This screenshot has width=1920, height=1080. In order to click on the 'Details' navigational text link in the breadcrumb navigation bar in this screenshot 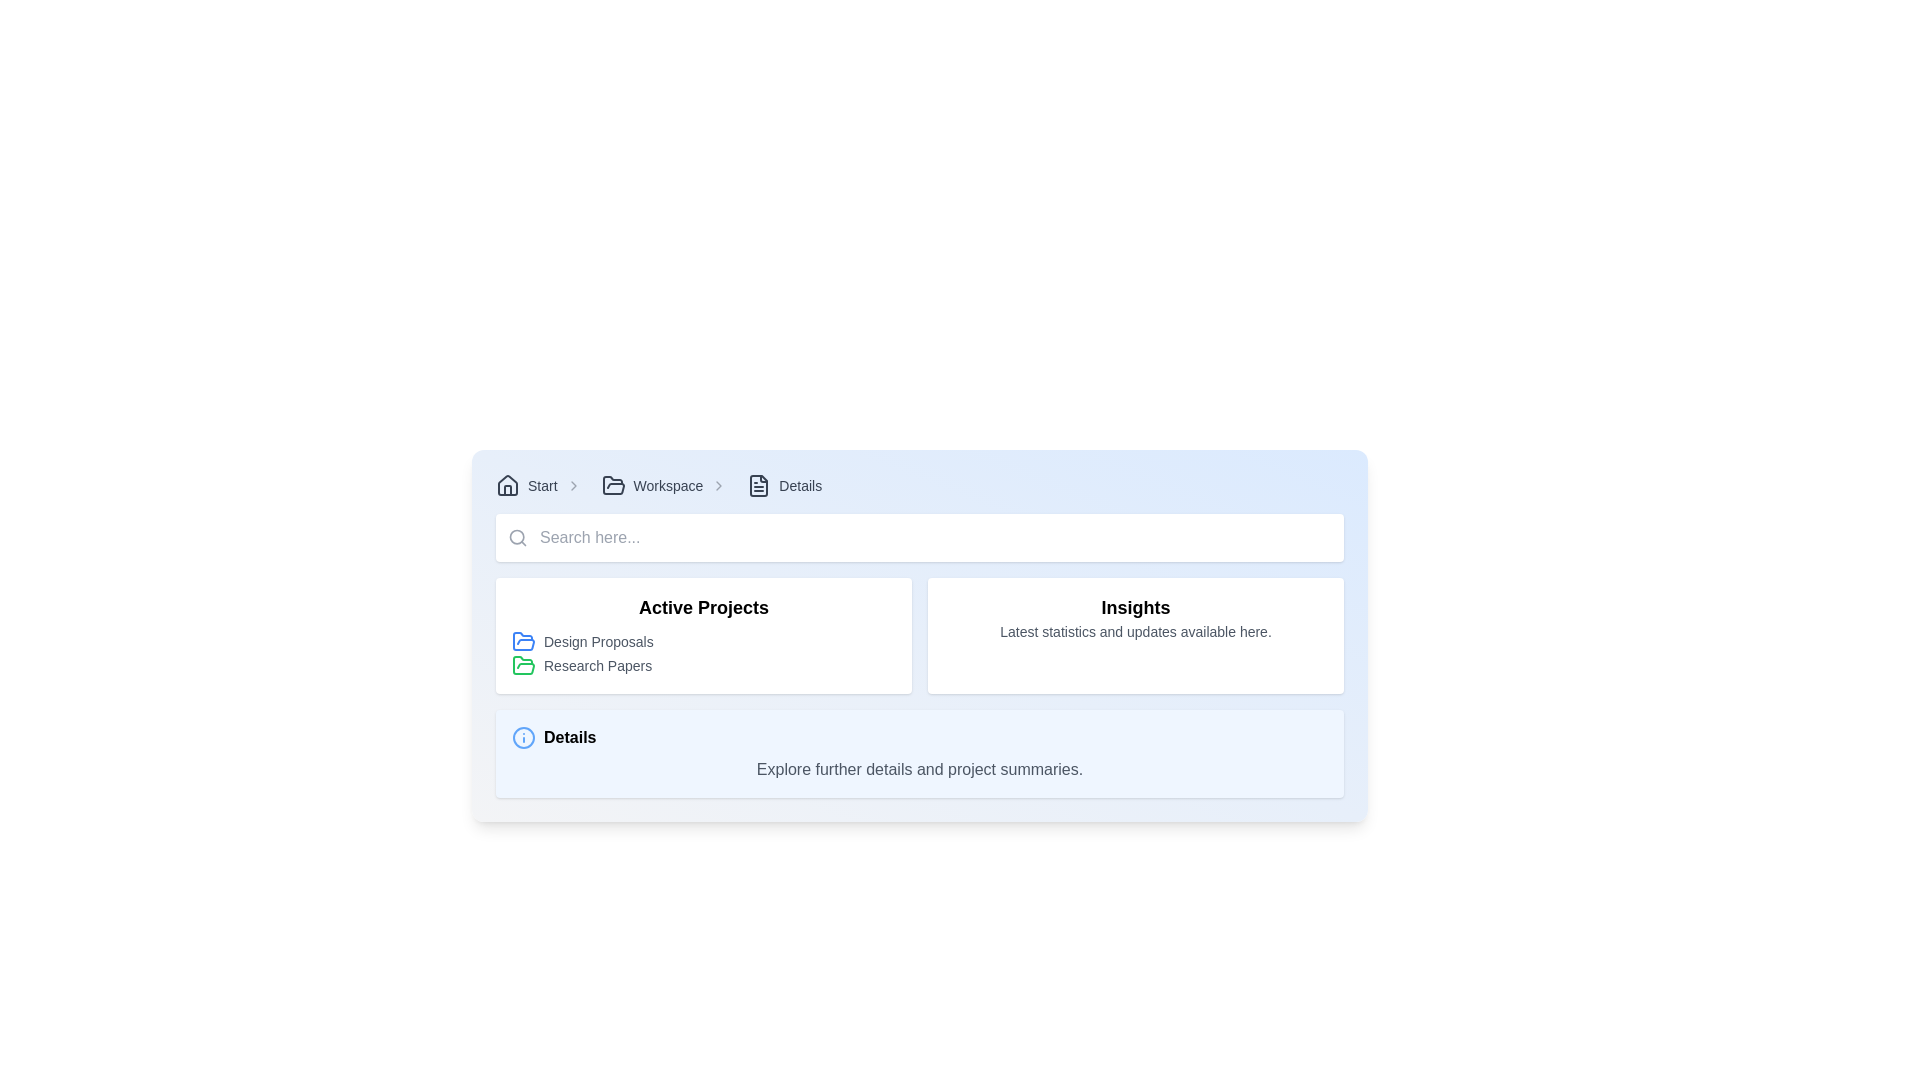, I will do `click(800, 486)`.